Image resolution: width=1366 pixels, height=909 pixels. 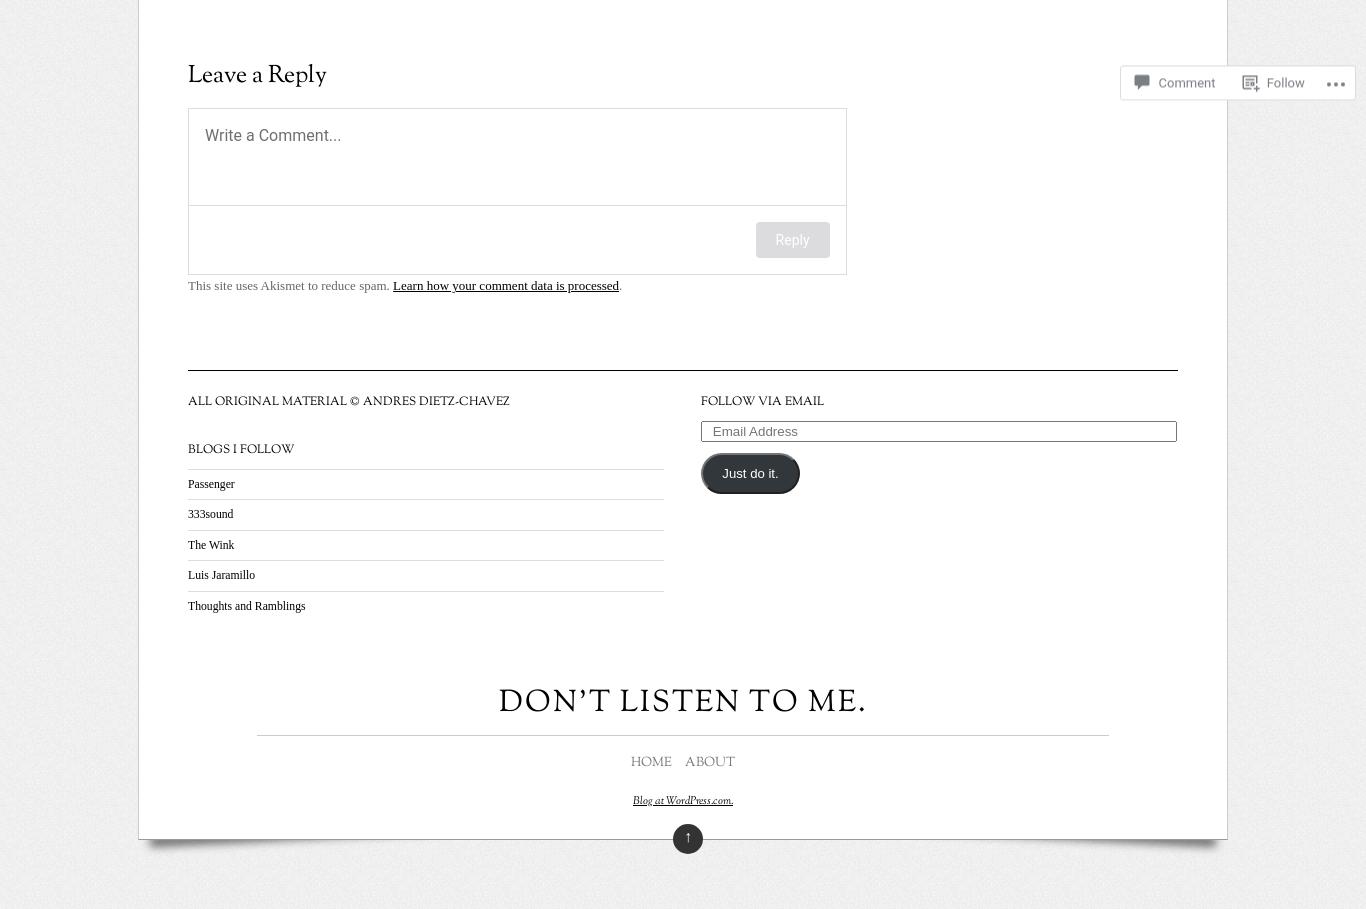 What do you see at coordinates (498, 702) in the screenshot?
I see `'don't listen to me.'` at bounding box center [498, 702].